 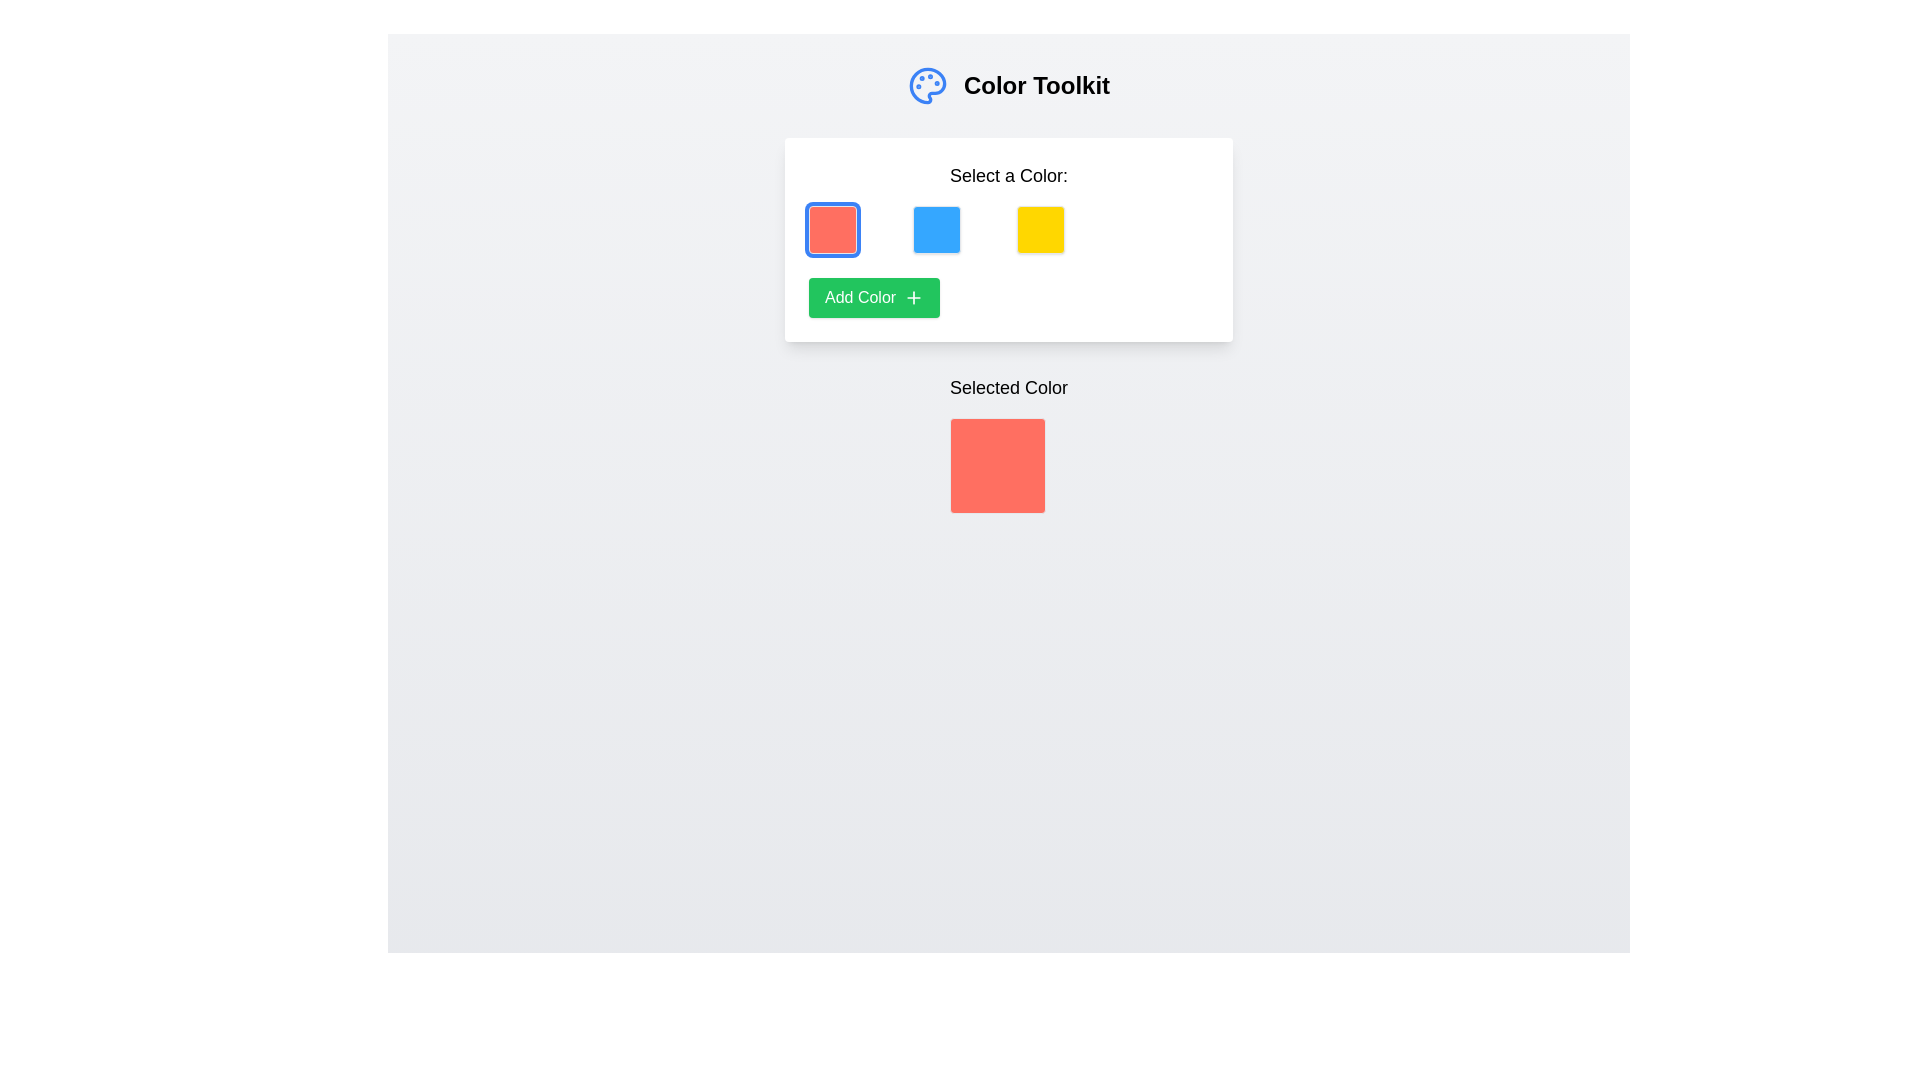 I want to click on the green rectangular button labeled 'Add Color', so click(x=874, y=297).